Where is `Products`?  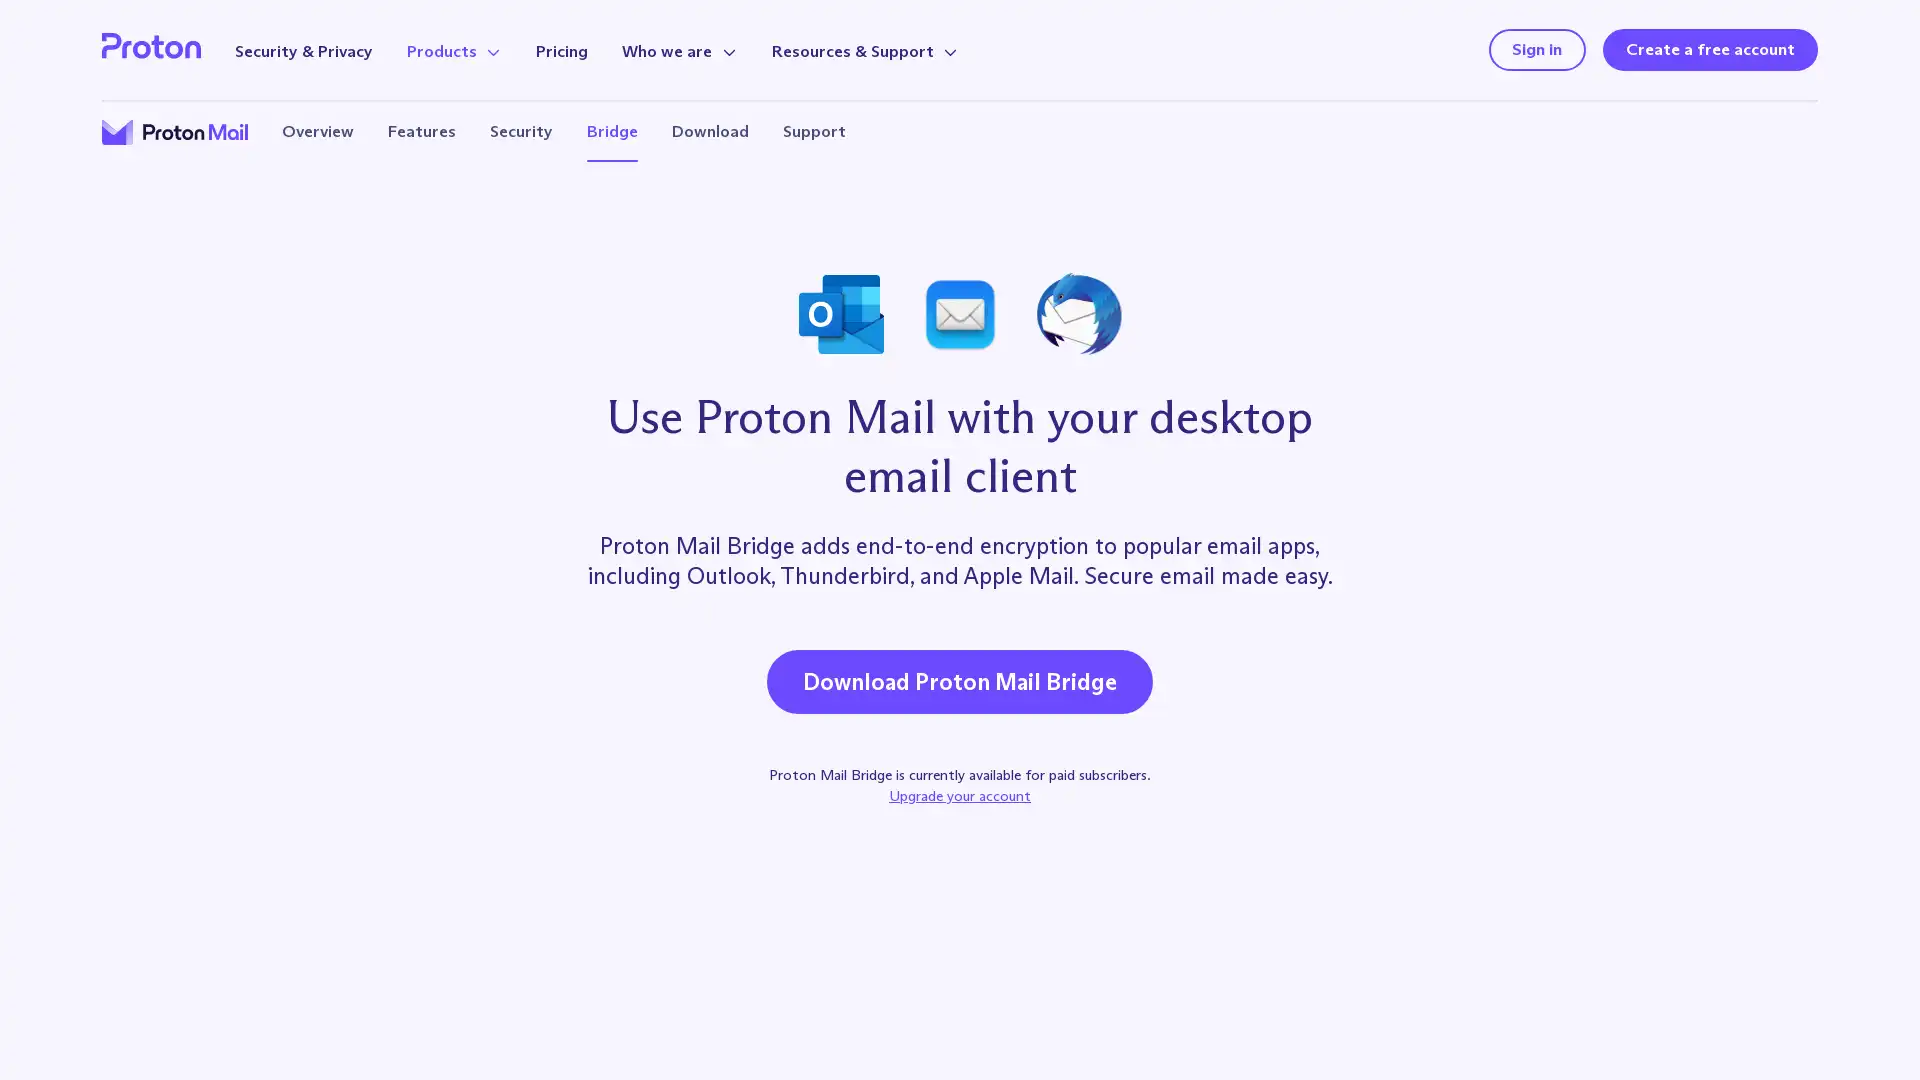
Products is located at coordinates (453, 50).